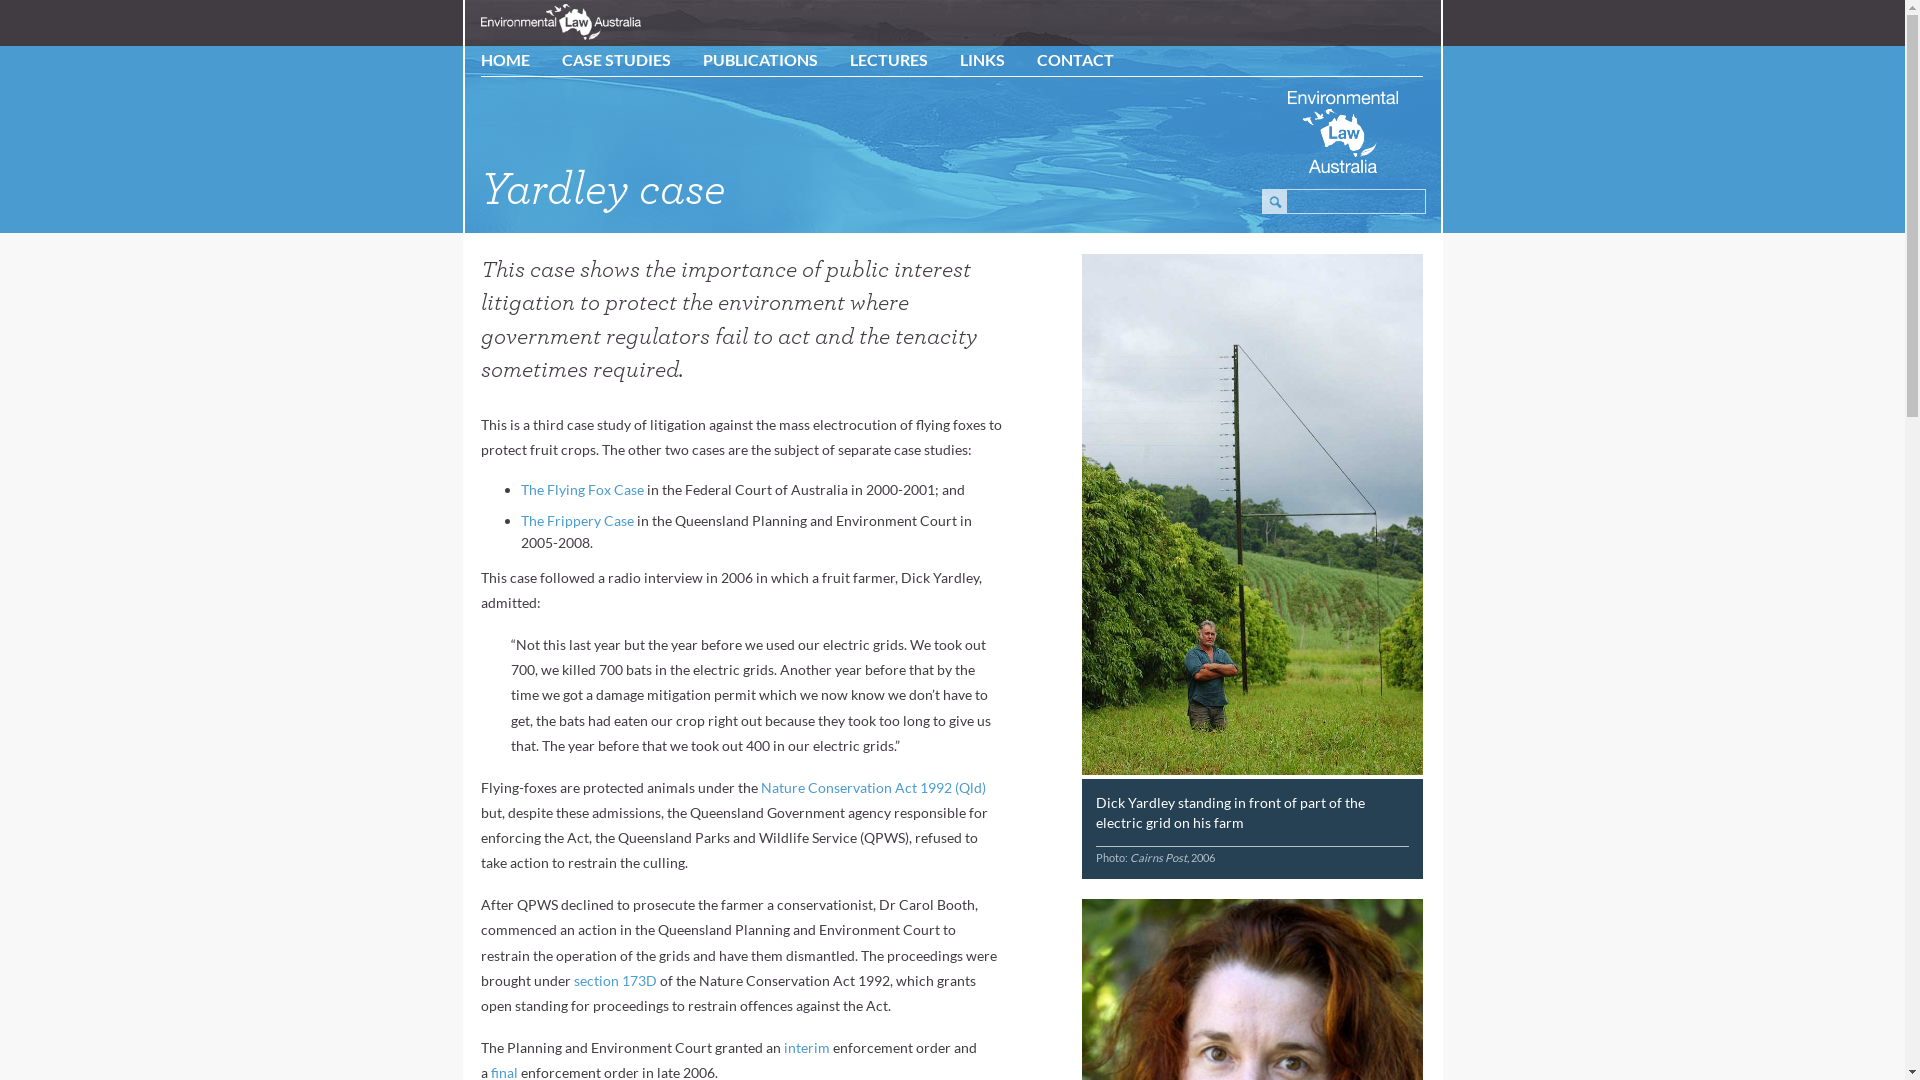 The height and width of the screenshot is (1080, 1920). Describe the element at coordinates (560, 58) in the screenshot. I see `'CASE STUDIES'` at that location.